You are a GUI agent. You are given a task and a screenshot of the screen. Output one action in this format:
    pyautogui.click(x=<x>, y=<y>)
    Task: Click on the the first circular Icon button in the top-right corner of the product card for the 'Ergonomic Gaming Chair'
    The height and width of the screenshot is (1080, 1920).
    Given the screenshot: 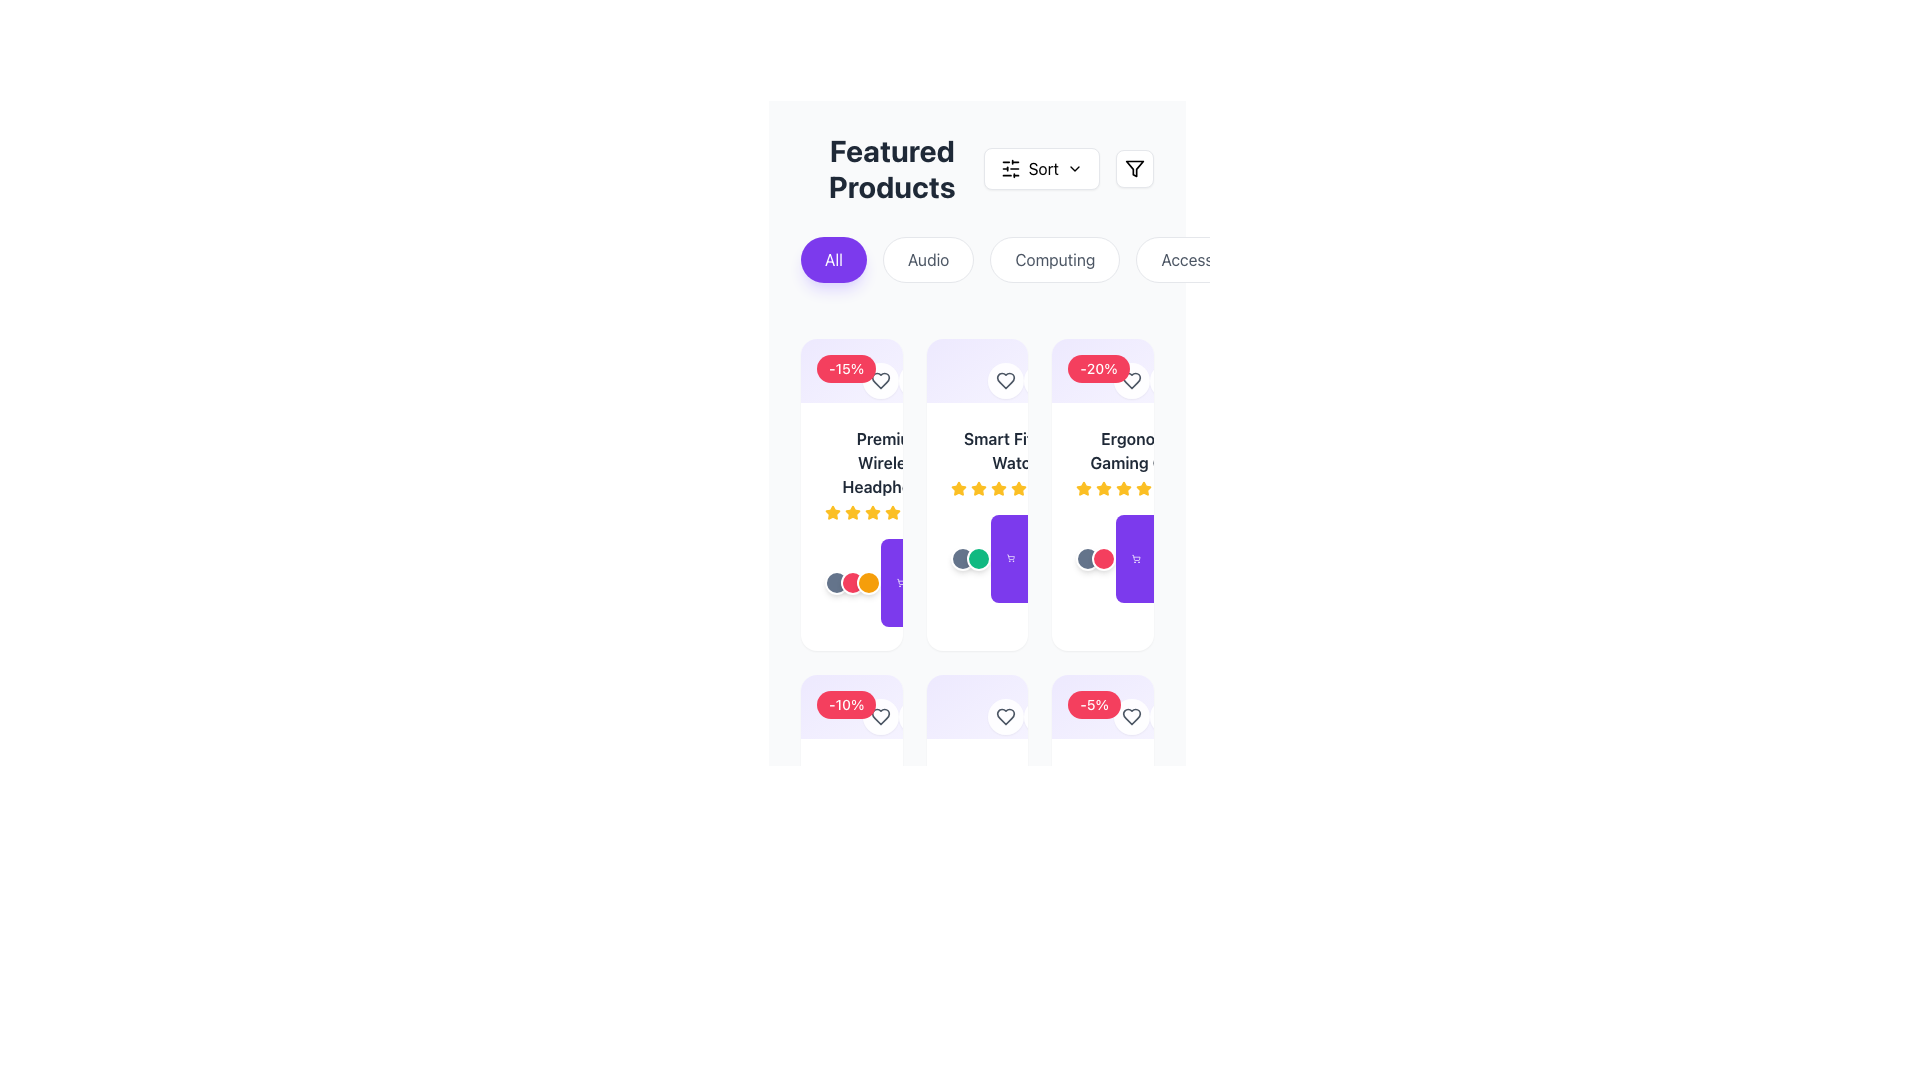 What is the action you would take?
    pyautogui.click(x=1132, y=381)
    